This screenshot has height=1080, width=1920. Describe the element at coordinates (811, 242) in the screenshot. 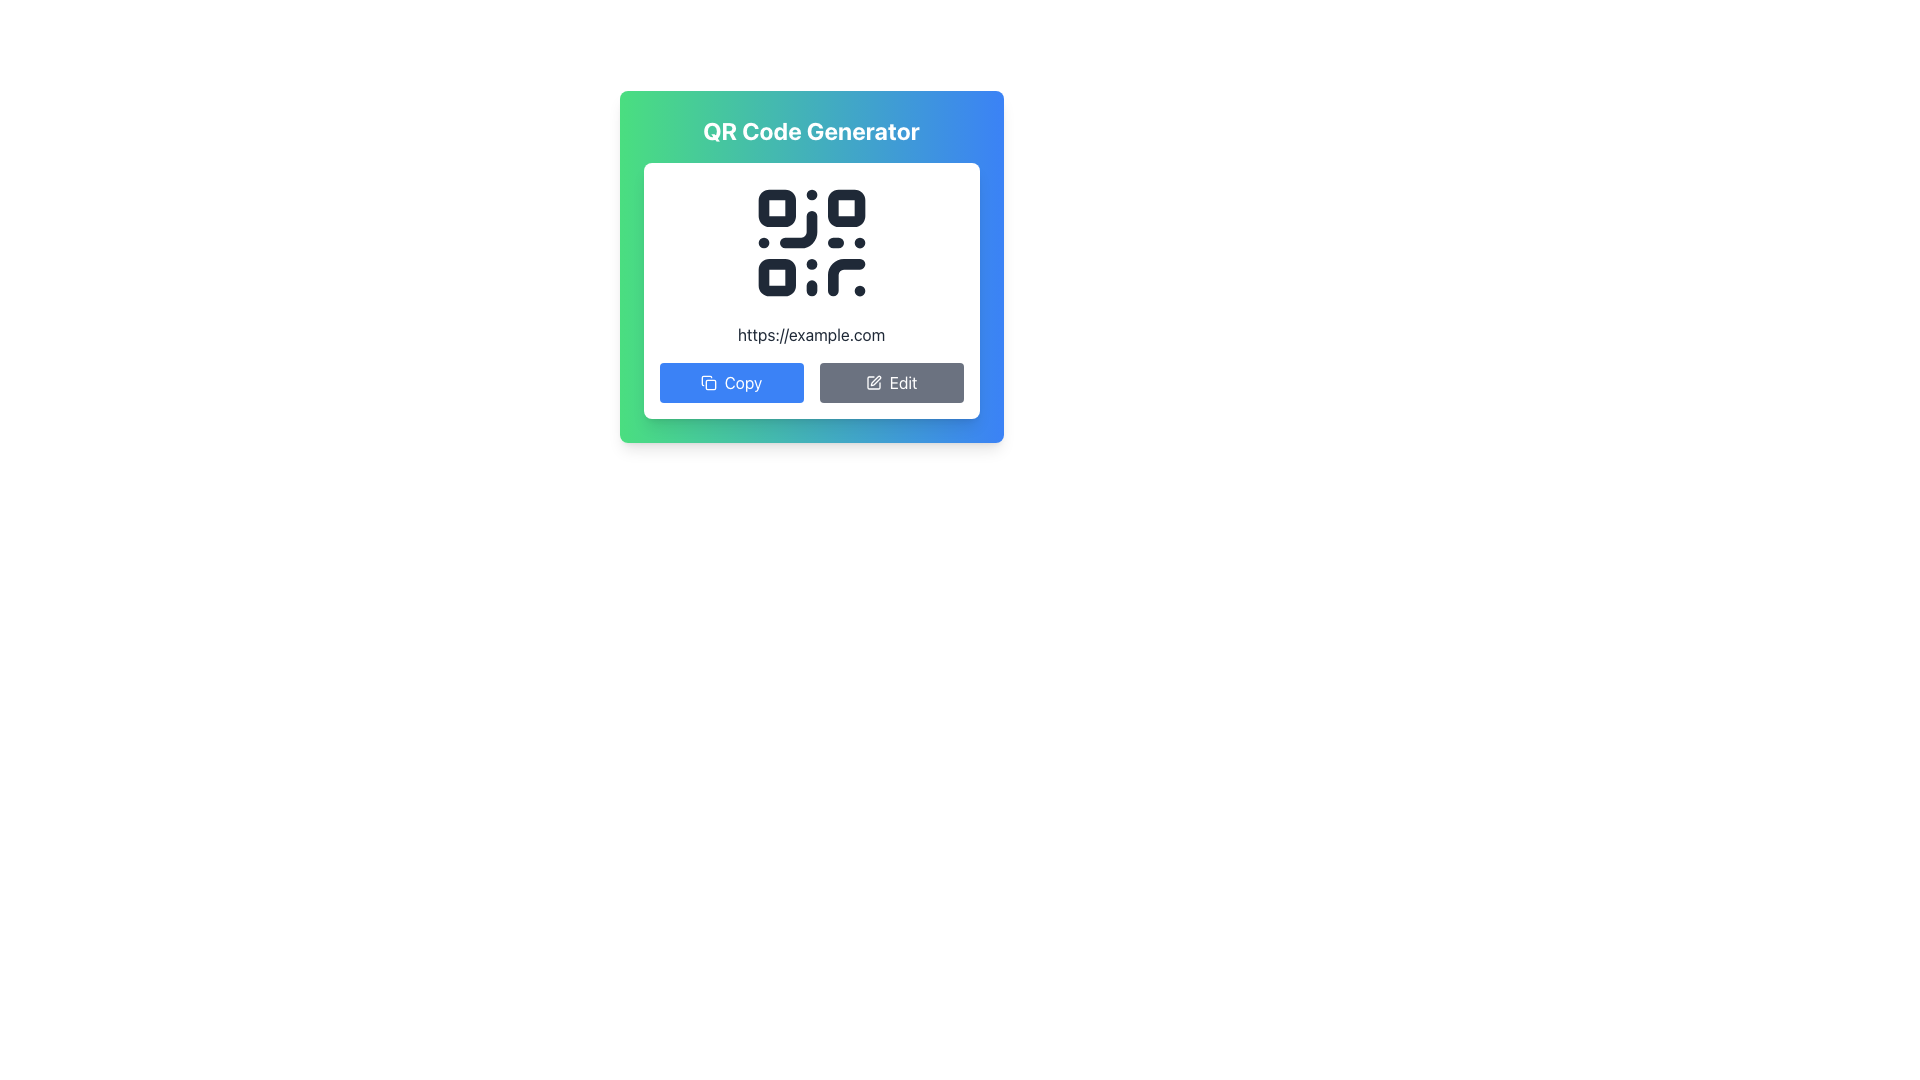

I see `the static image representing a QR code located in the upper section of the card above the URL text 'https://example.com'` at that location.